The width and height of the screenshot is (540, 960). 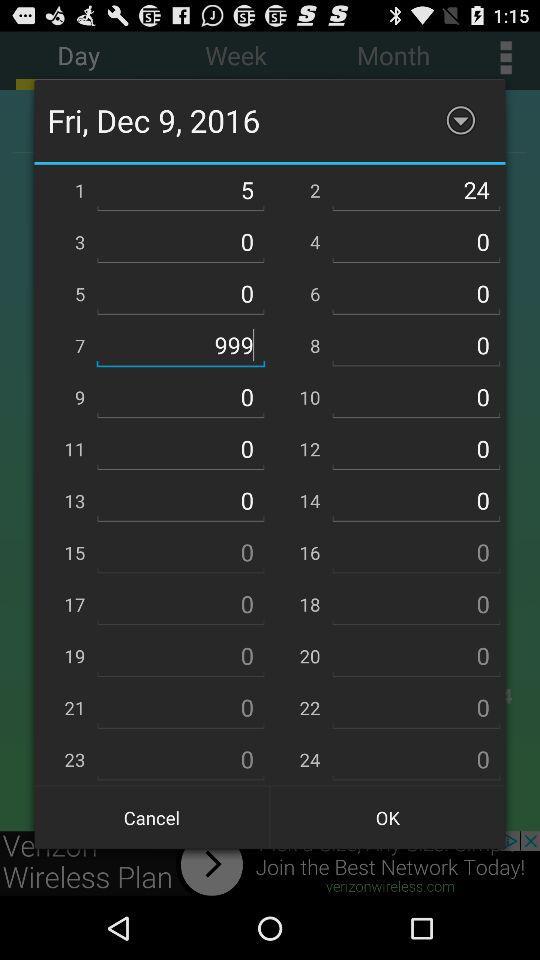 What do you see at coordinates (460, 120) in the screenshot?
I see `minimize` at bounding box center [460, 120].